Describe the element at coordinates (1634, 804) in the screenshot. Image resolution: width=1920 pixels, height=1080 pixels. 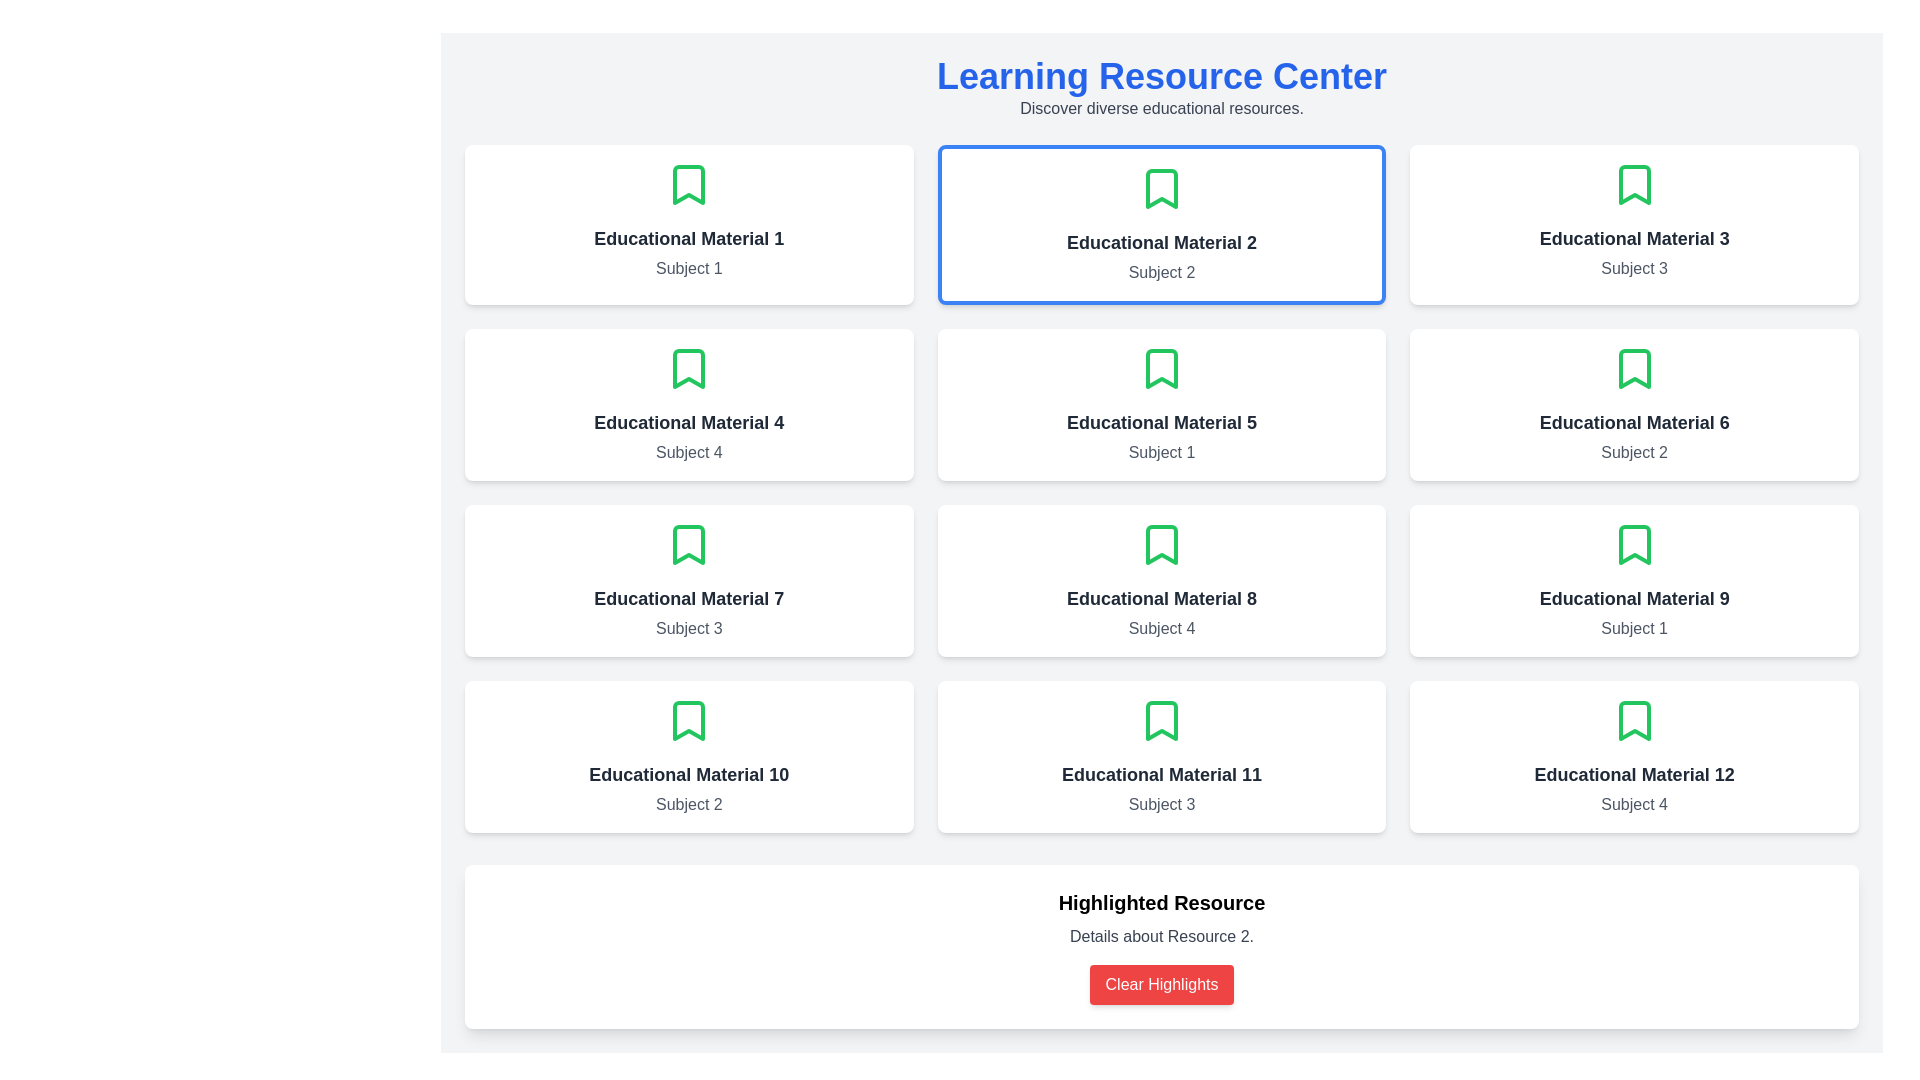
I see `the static text element displaying 'Subject 4', which is styled in medium-light gray and center-aligned, located at the bottom-center of the card titled 'Educational Material 12'` at that location.